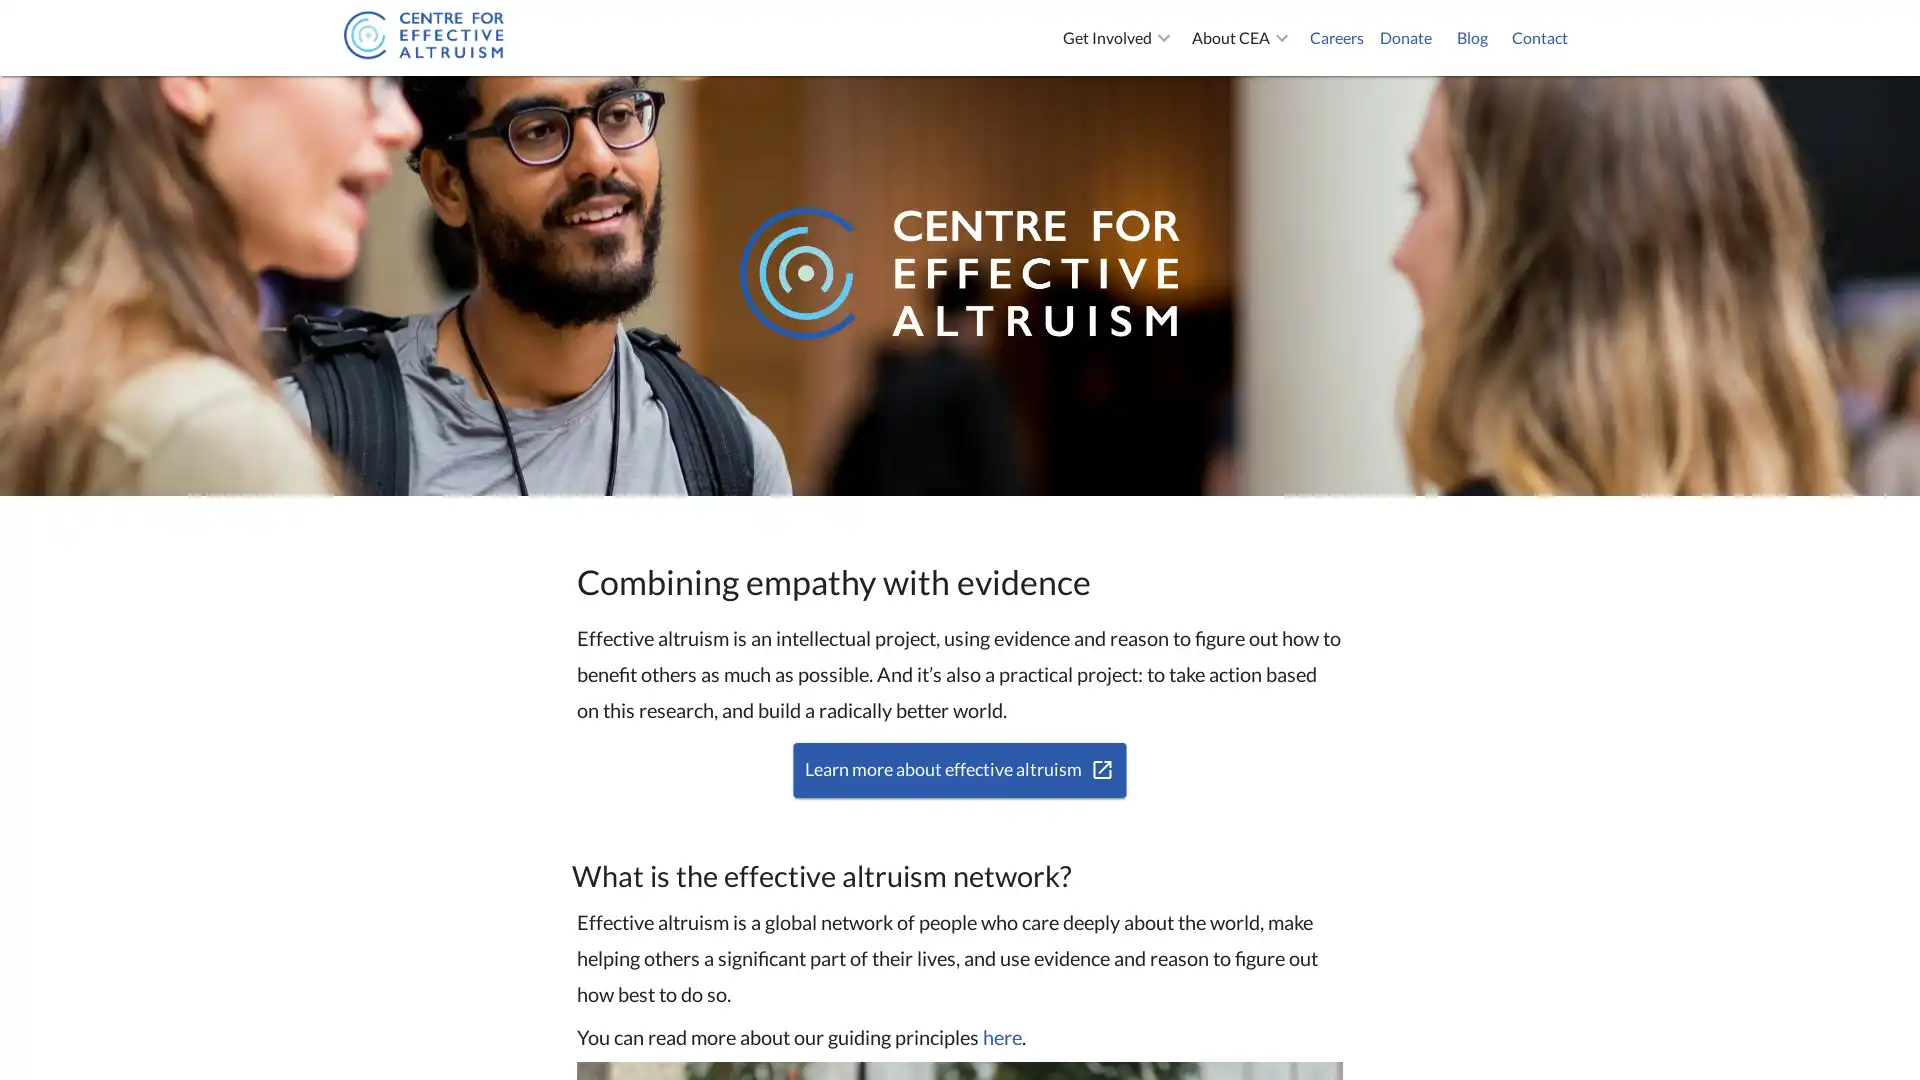 This screenshot has height=1080, width=1920. What do you see at coordinates (1118, 38) in the screenshot?
I see `Get Involved` at bounding box center [1118, 38].